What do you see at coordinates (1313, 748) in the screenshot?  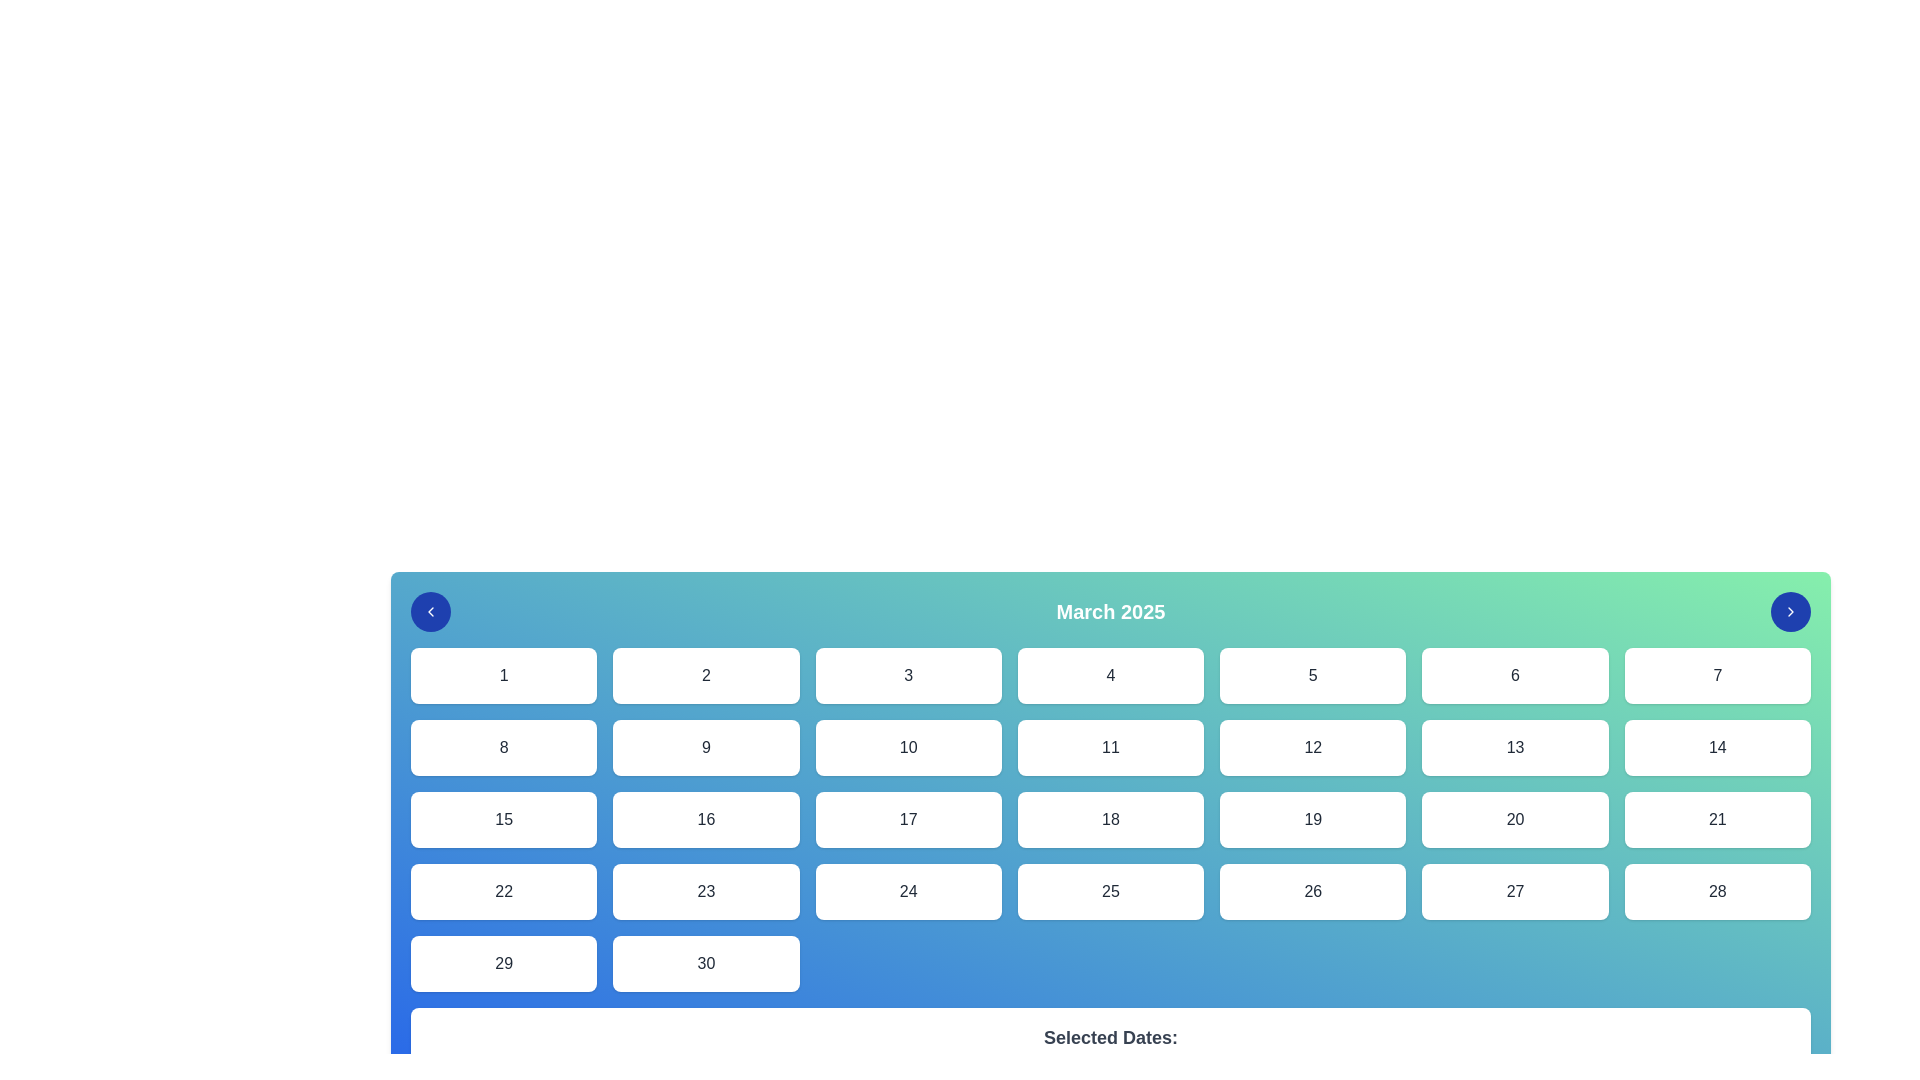 I see `the rectangular button displaying the numeral '12'` at bounding box center [1313, 748].